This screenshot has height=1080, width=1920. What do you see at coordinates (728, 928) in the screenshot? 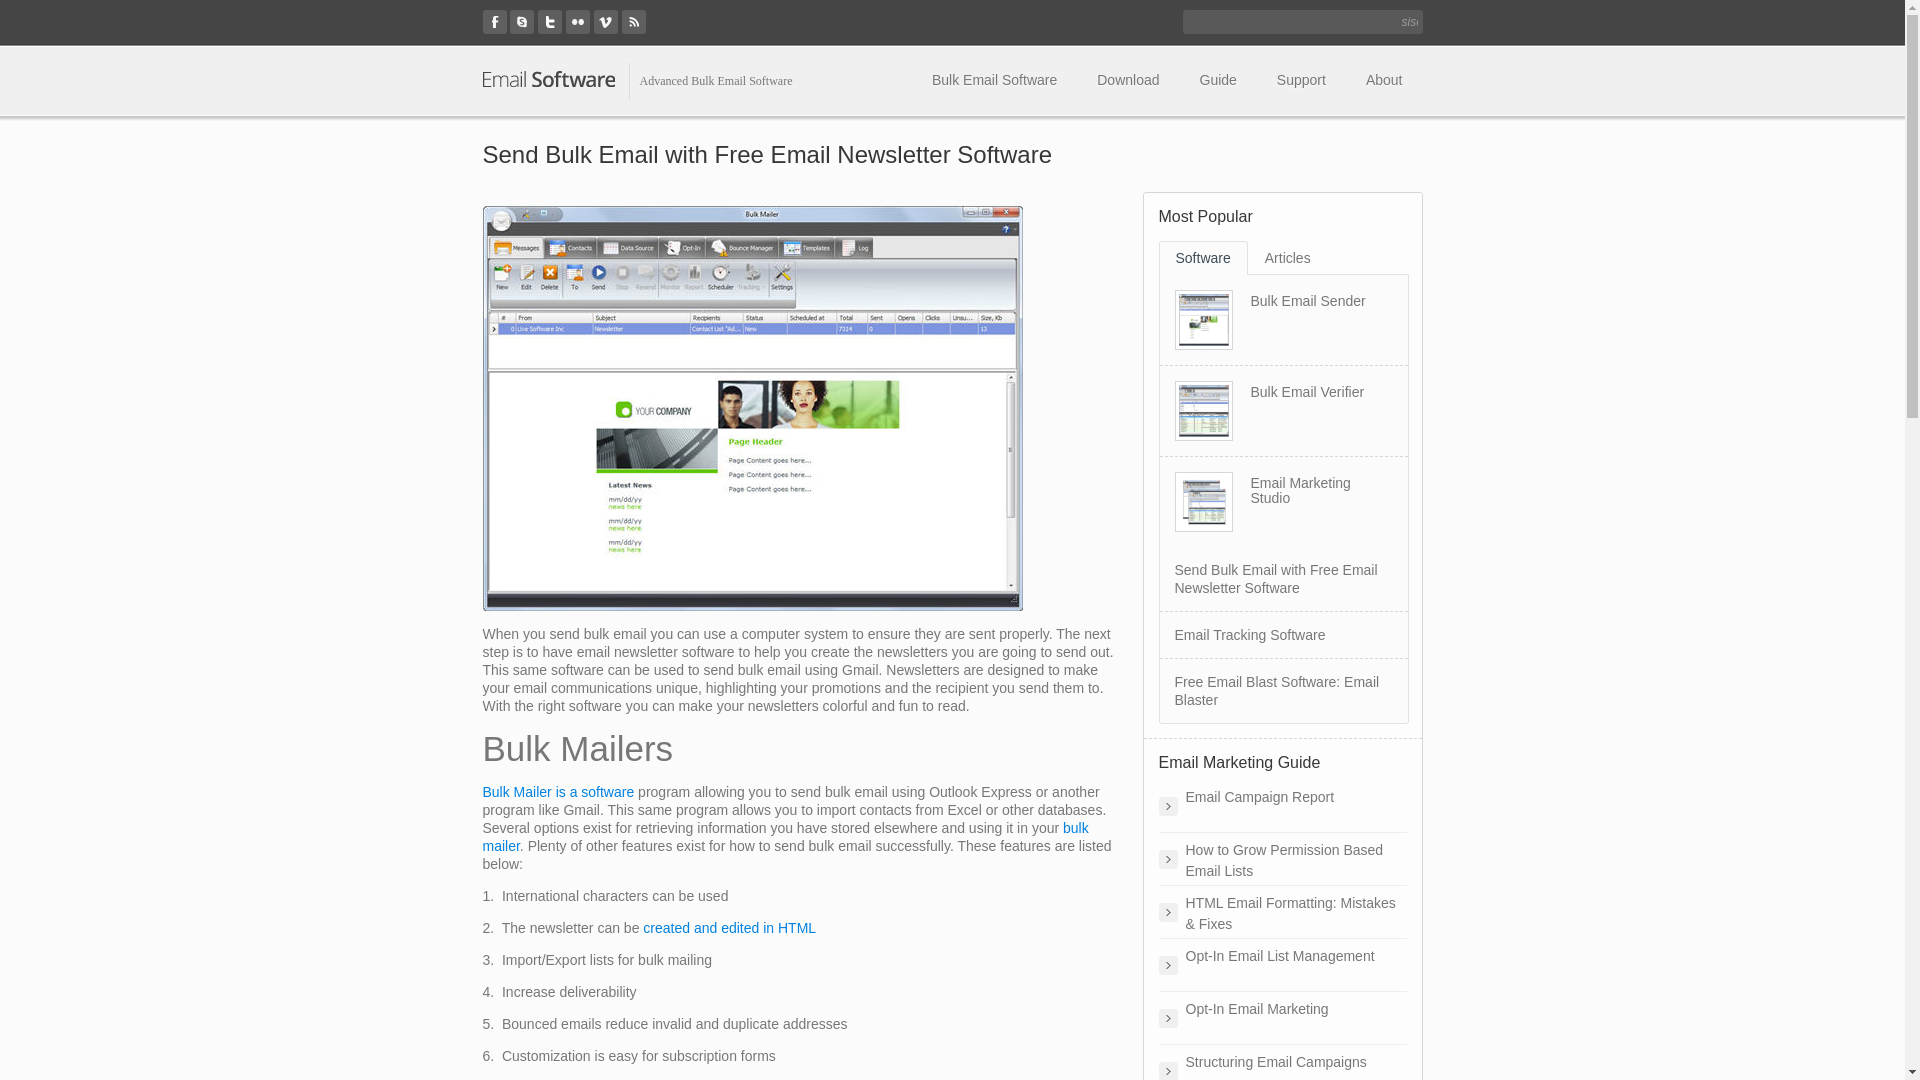
I see `'created and edited in HTML'` at bounding box center [728, 928].